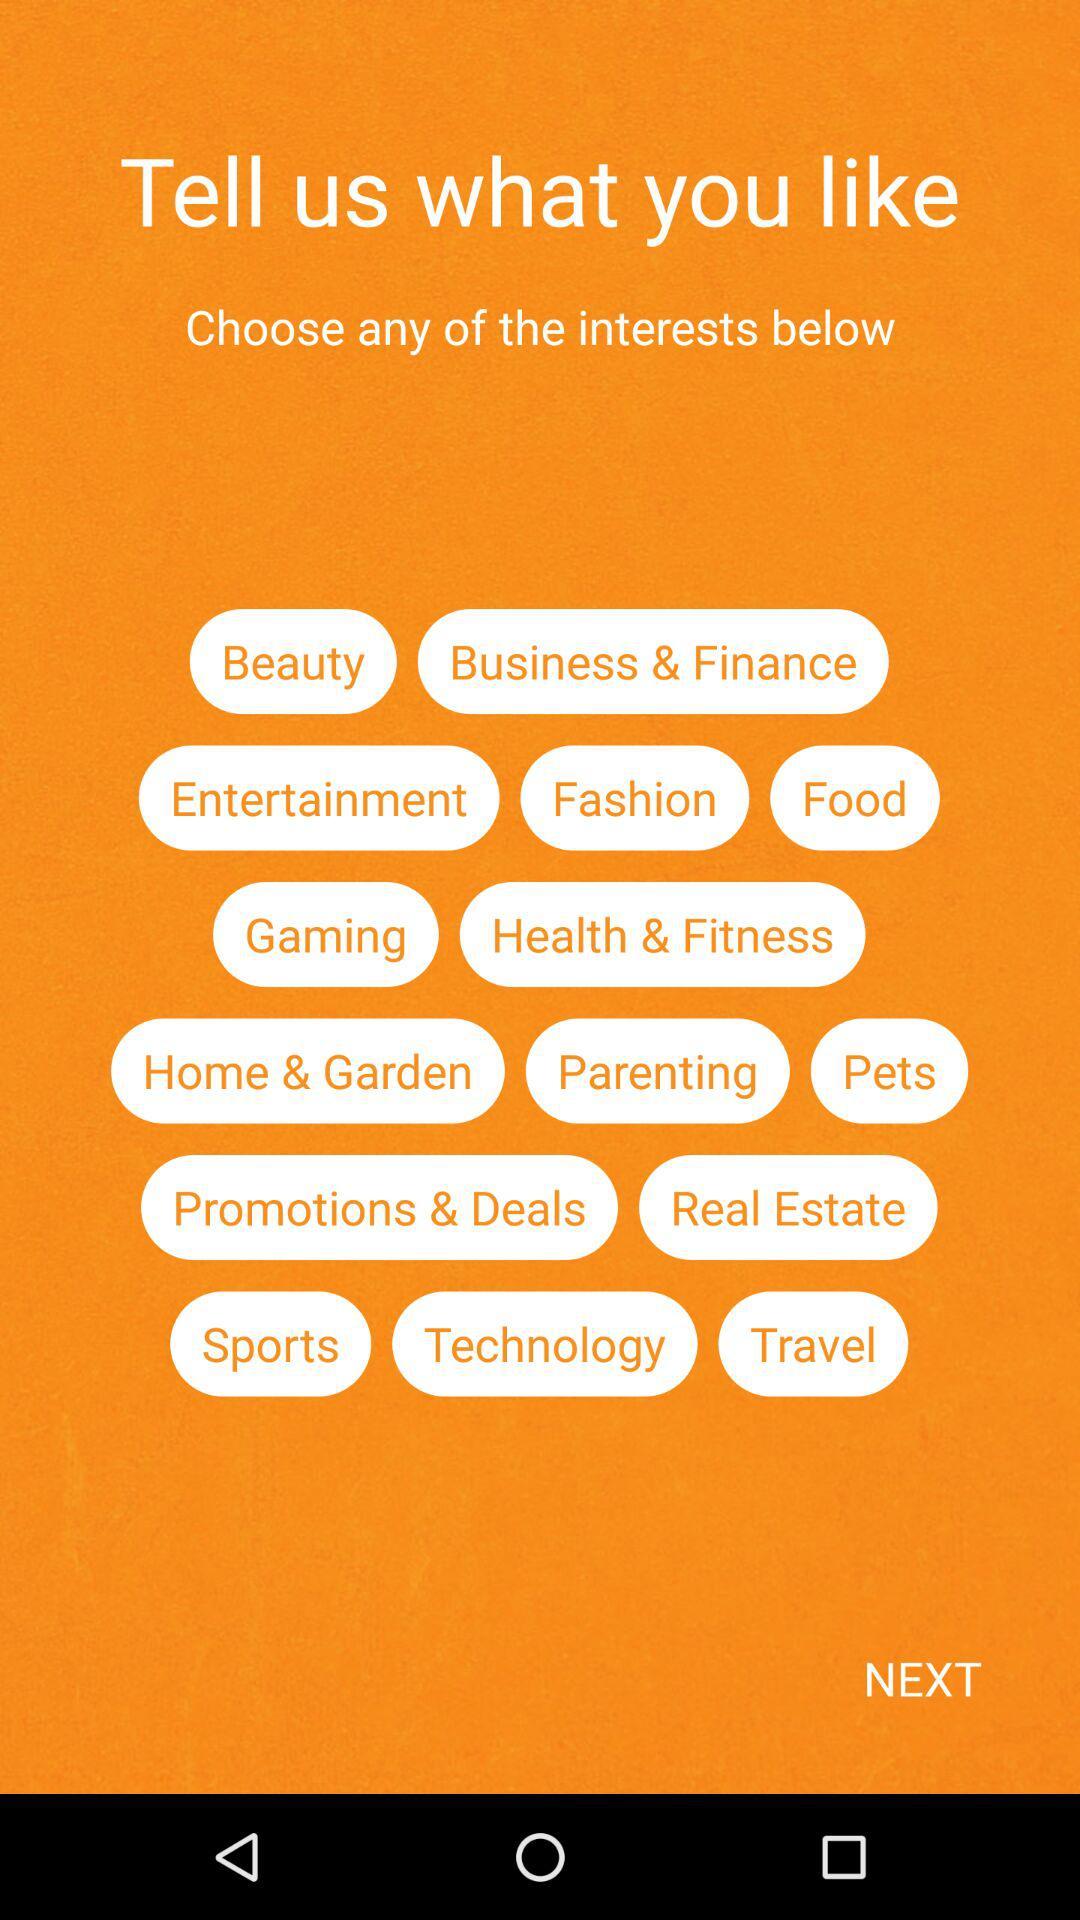  What do you see at coordinates (318, 796) in the screenshot?
I see `the entertainment item` at bounding box center [318, 796].